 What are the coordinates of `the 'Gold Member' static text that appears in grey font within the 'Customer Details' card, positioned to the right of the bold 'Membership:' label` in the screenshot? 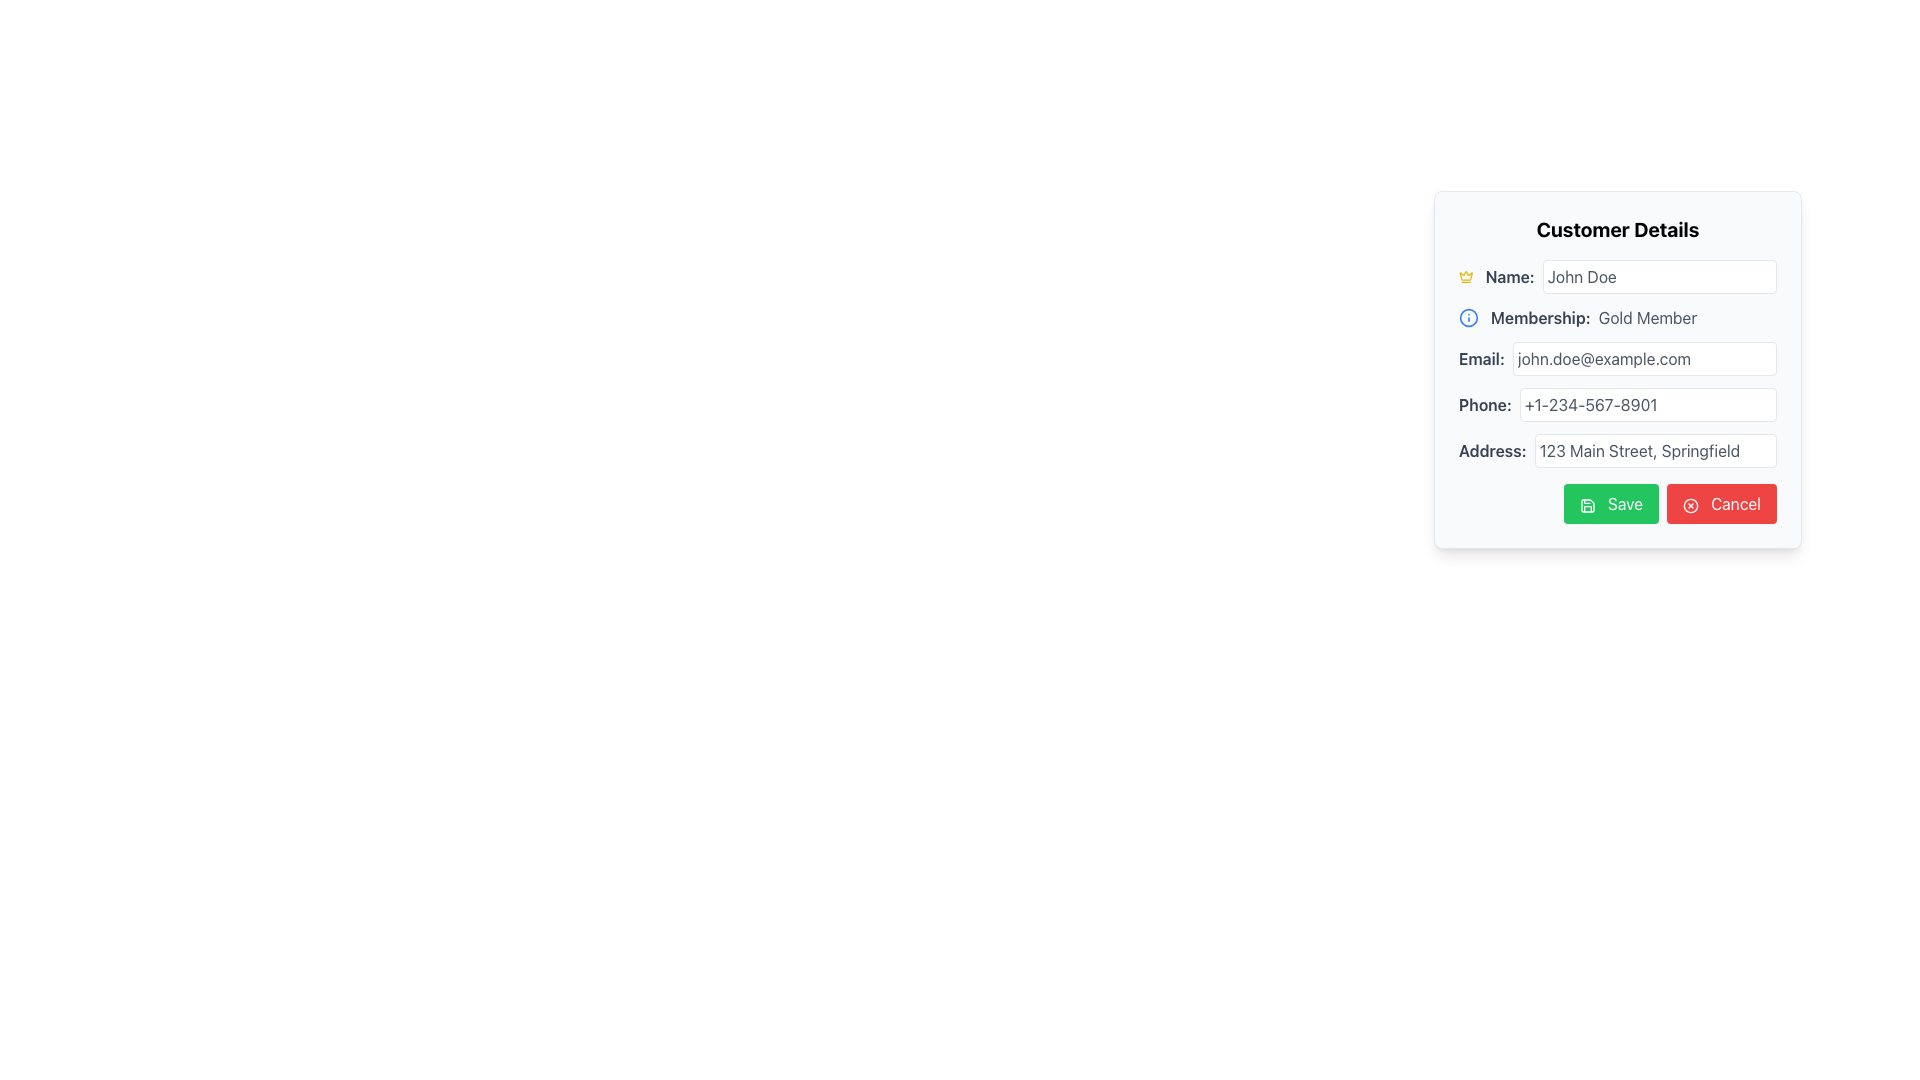 It's located at (1647, 316).